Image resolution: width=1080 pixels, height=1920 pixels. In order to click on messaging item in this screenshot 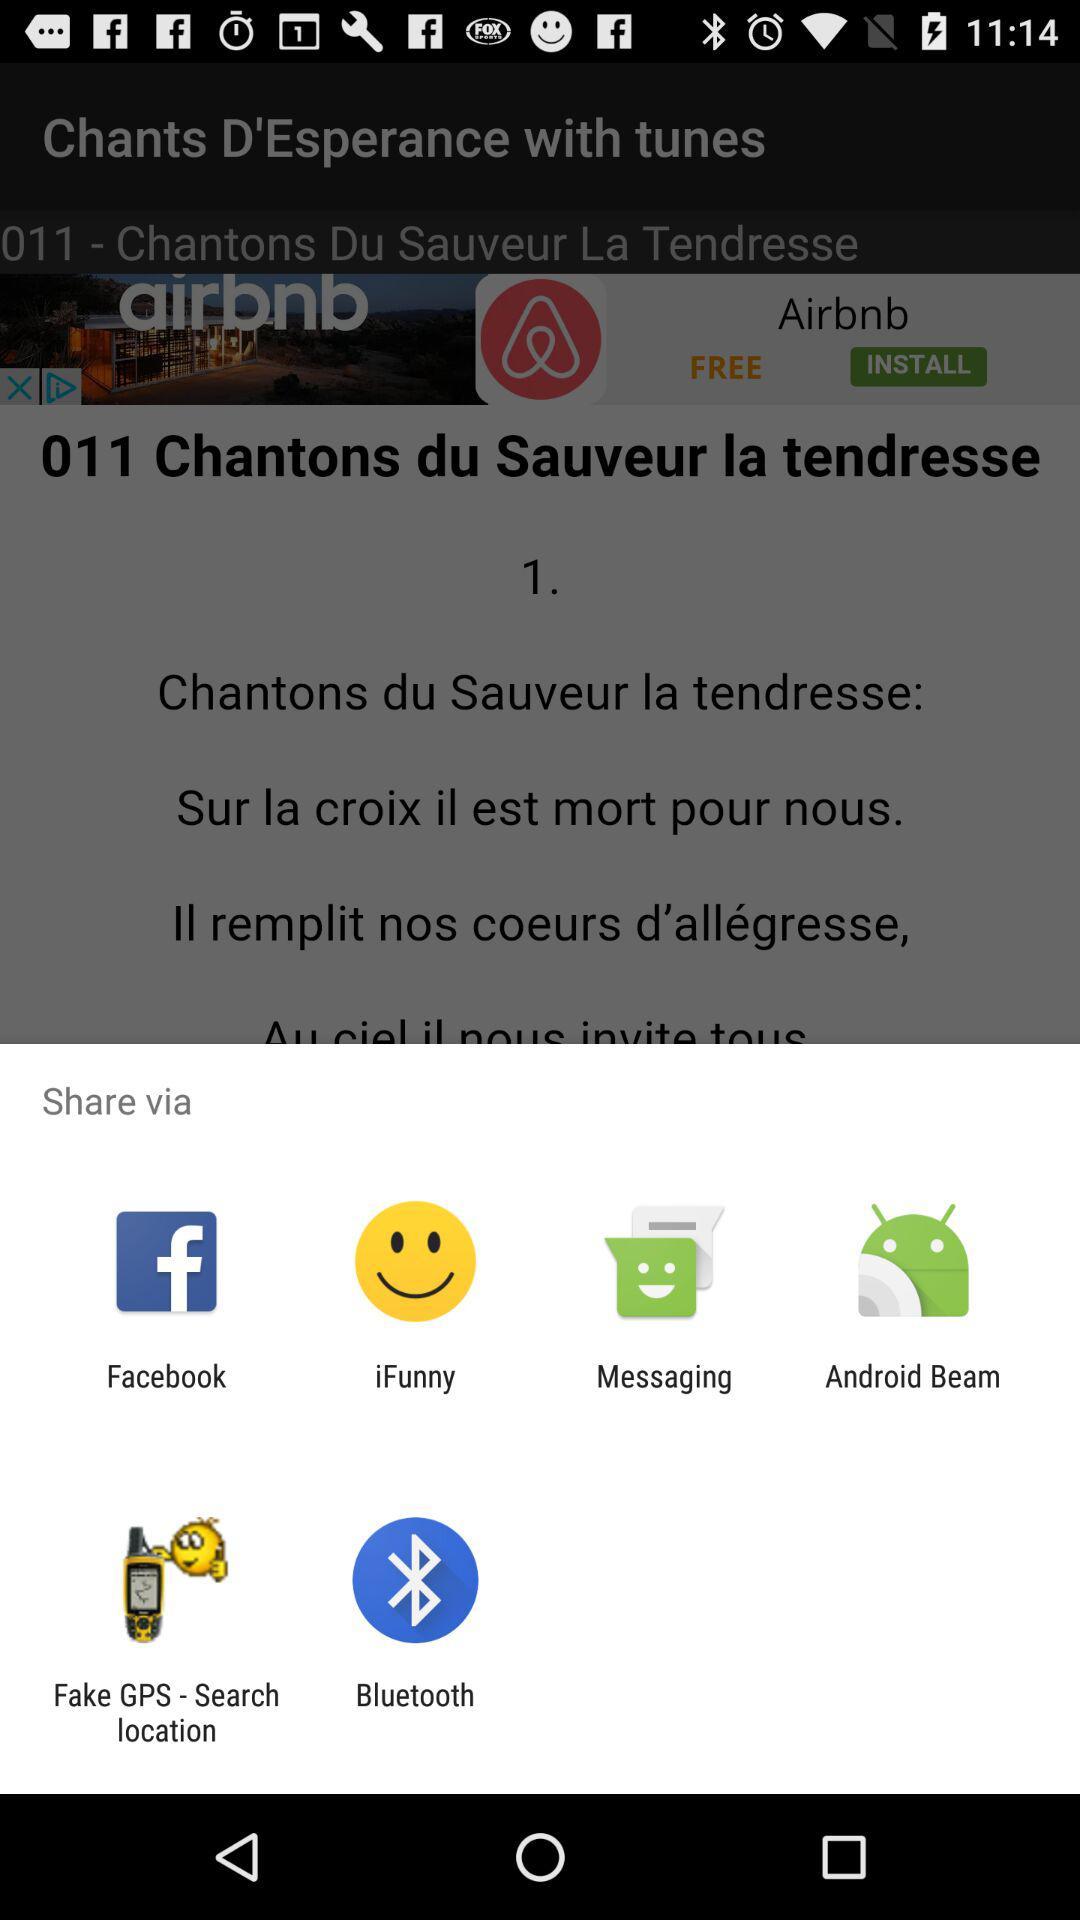, I will do `click(664, 1392)`.